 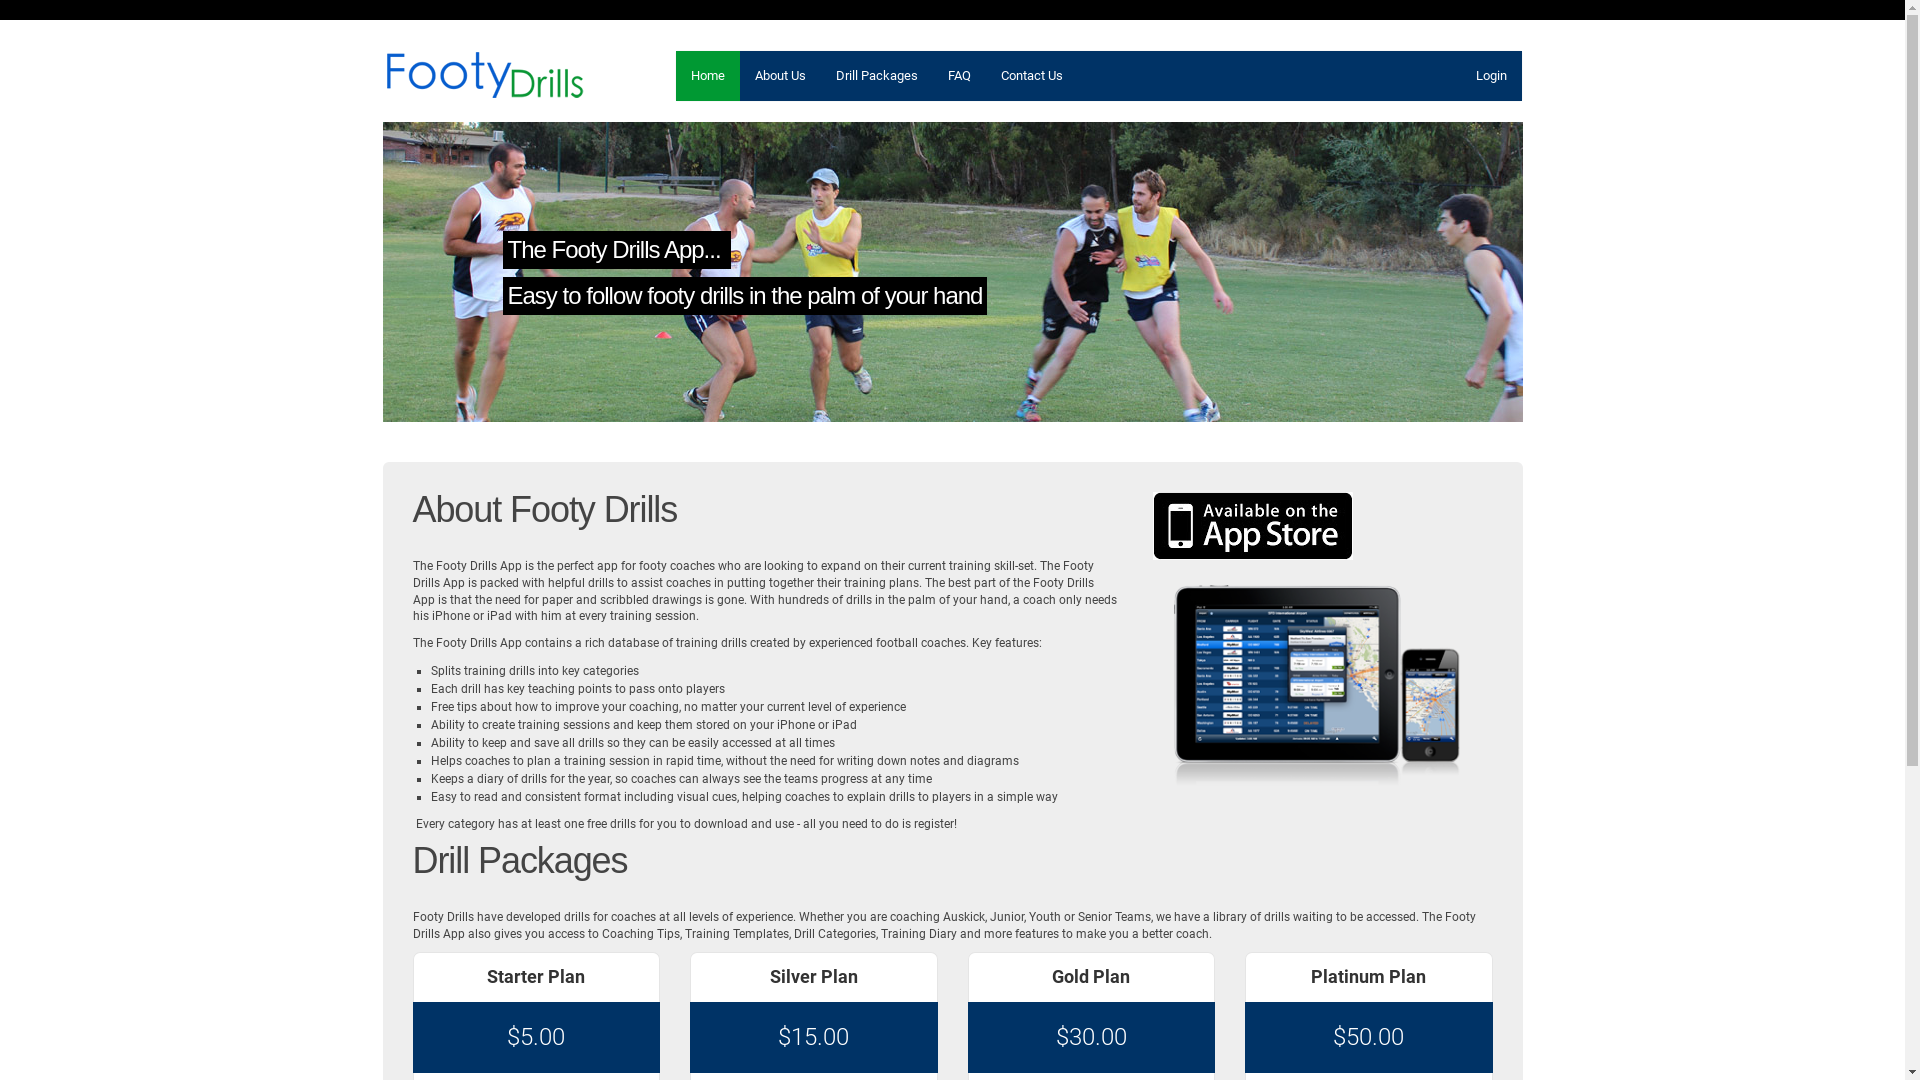 I want to click on 'Login', so click(x=1490, y=75).